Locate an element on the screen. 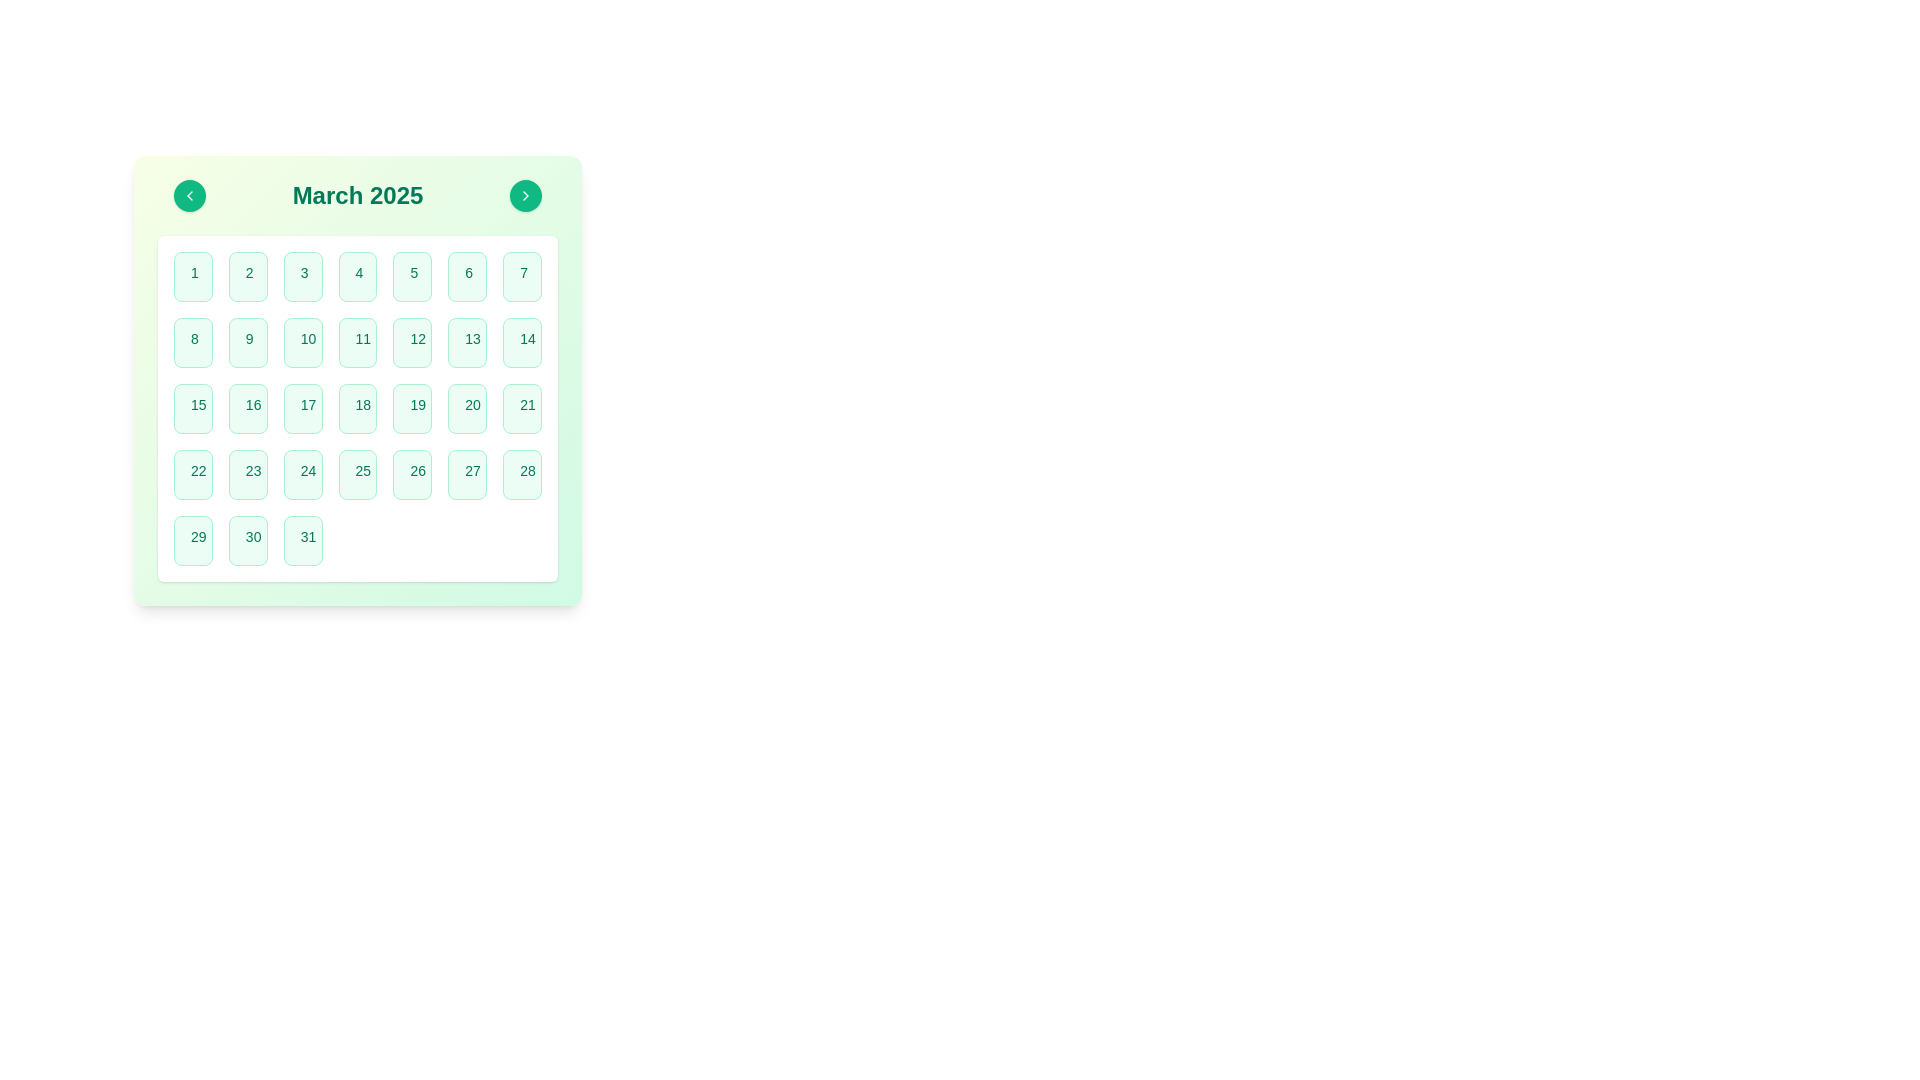 The width and height of the screenshot is (1920, 1080). the left navigation button in the calendar header is located at coordinates (190, 196).